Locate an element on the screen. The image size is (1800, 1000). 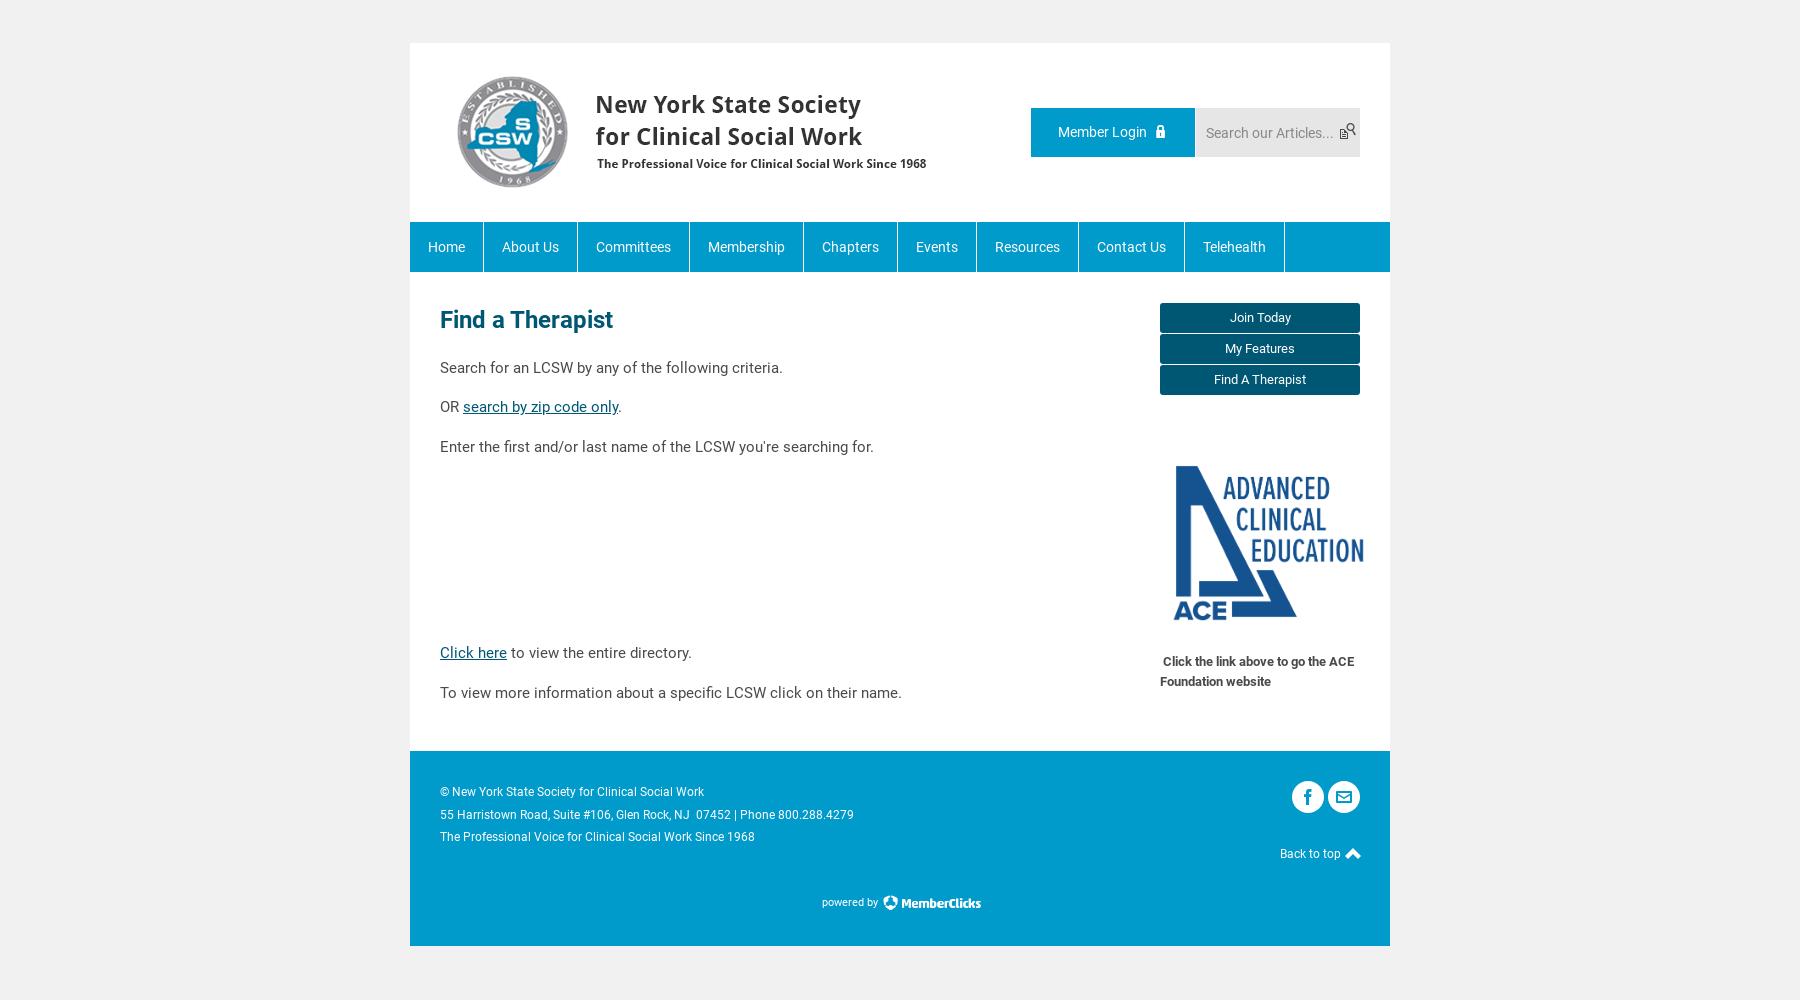
'55 Harristown Road, Suite #106, Glen Rock, NJ  07452 | Phone 800.288.4279' is located at coordinates (646, 813).